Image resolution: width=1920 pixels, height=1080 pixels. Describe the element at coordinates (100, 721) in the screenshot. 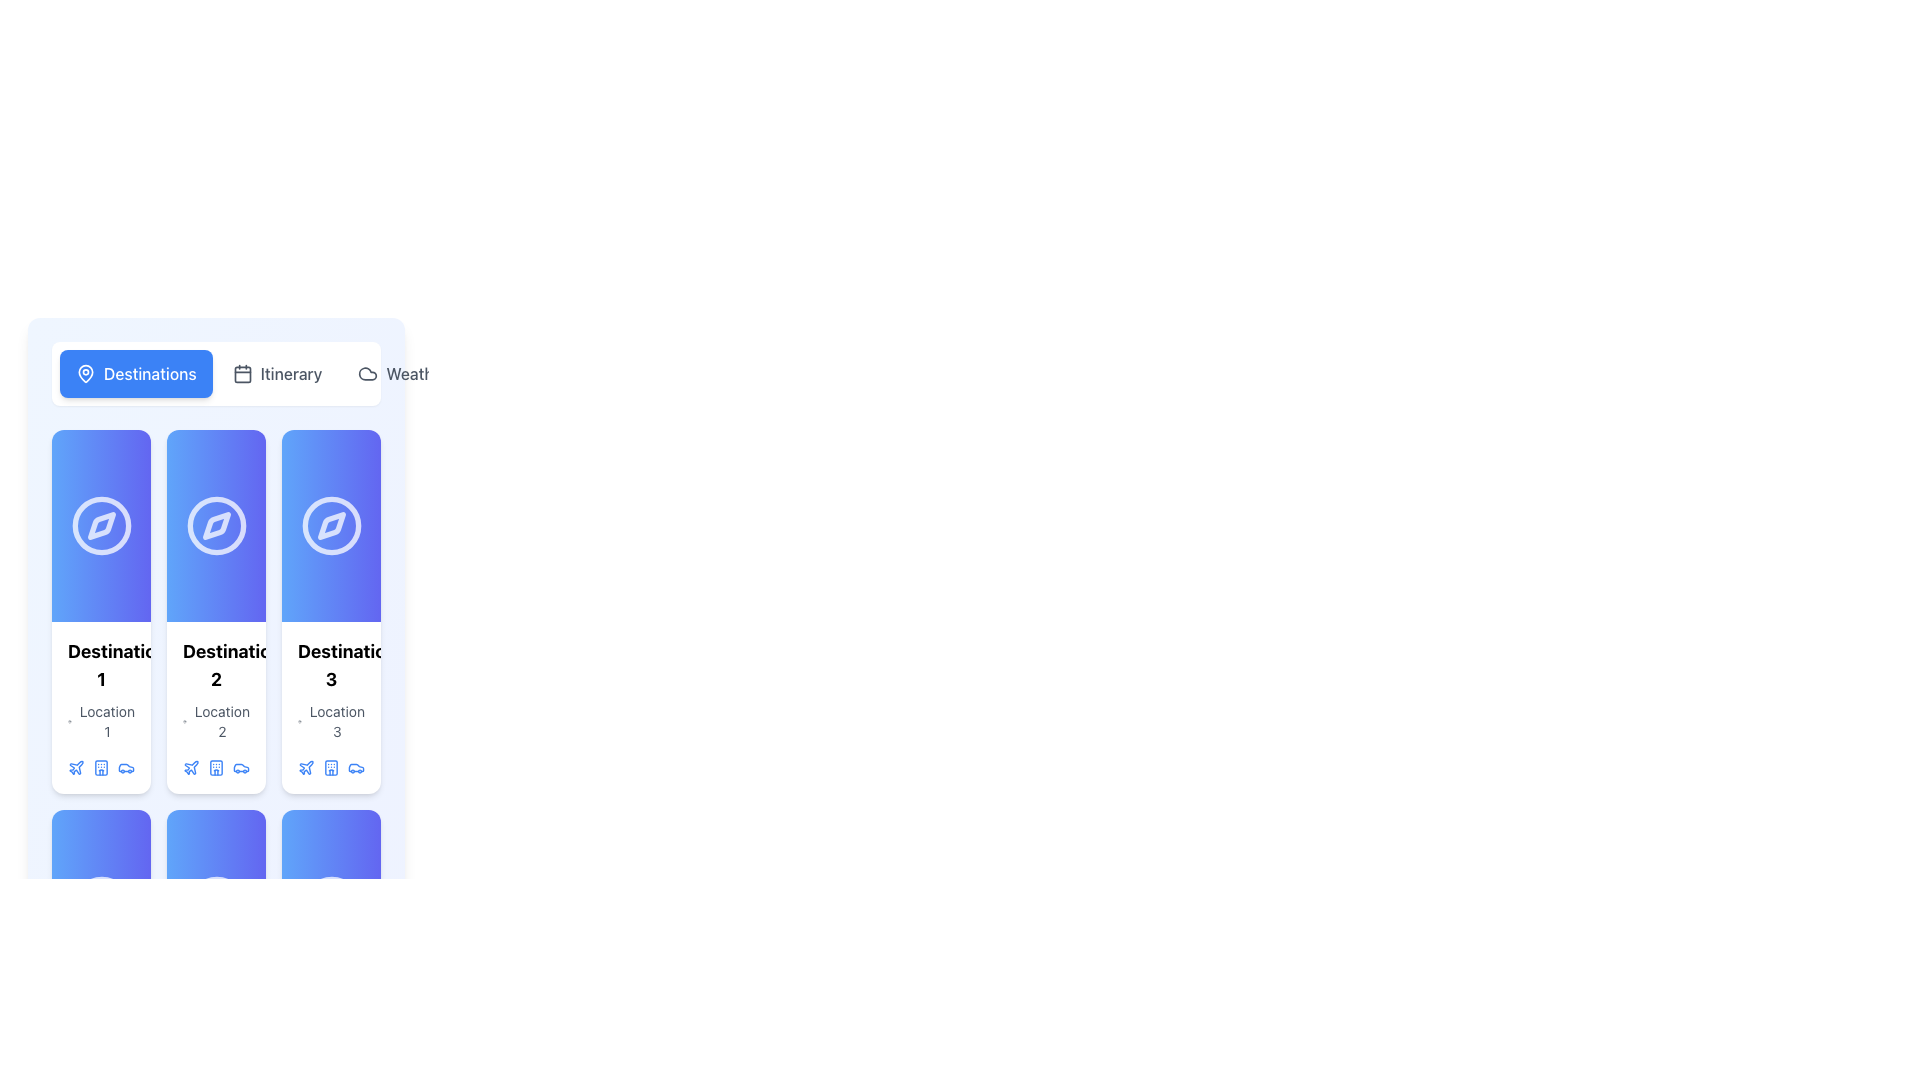

I see `the Text Label with Icon that indicates the specific location details associated with 'Destination 1', located beneath its title within the first card under the 'Destinations' tab` at that location.